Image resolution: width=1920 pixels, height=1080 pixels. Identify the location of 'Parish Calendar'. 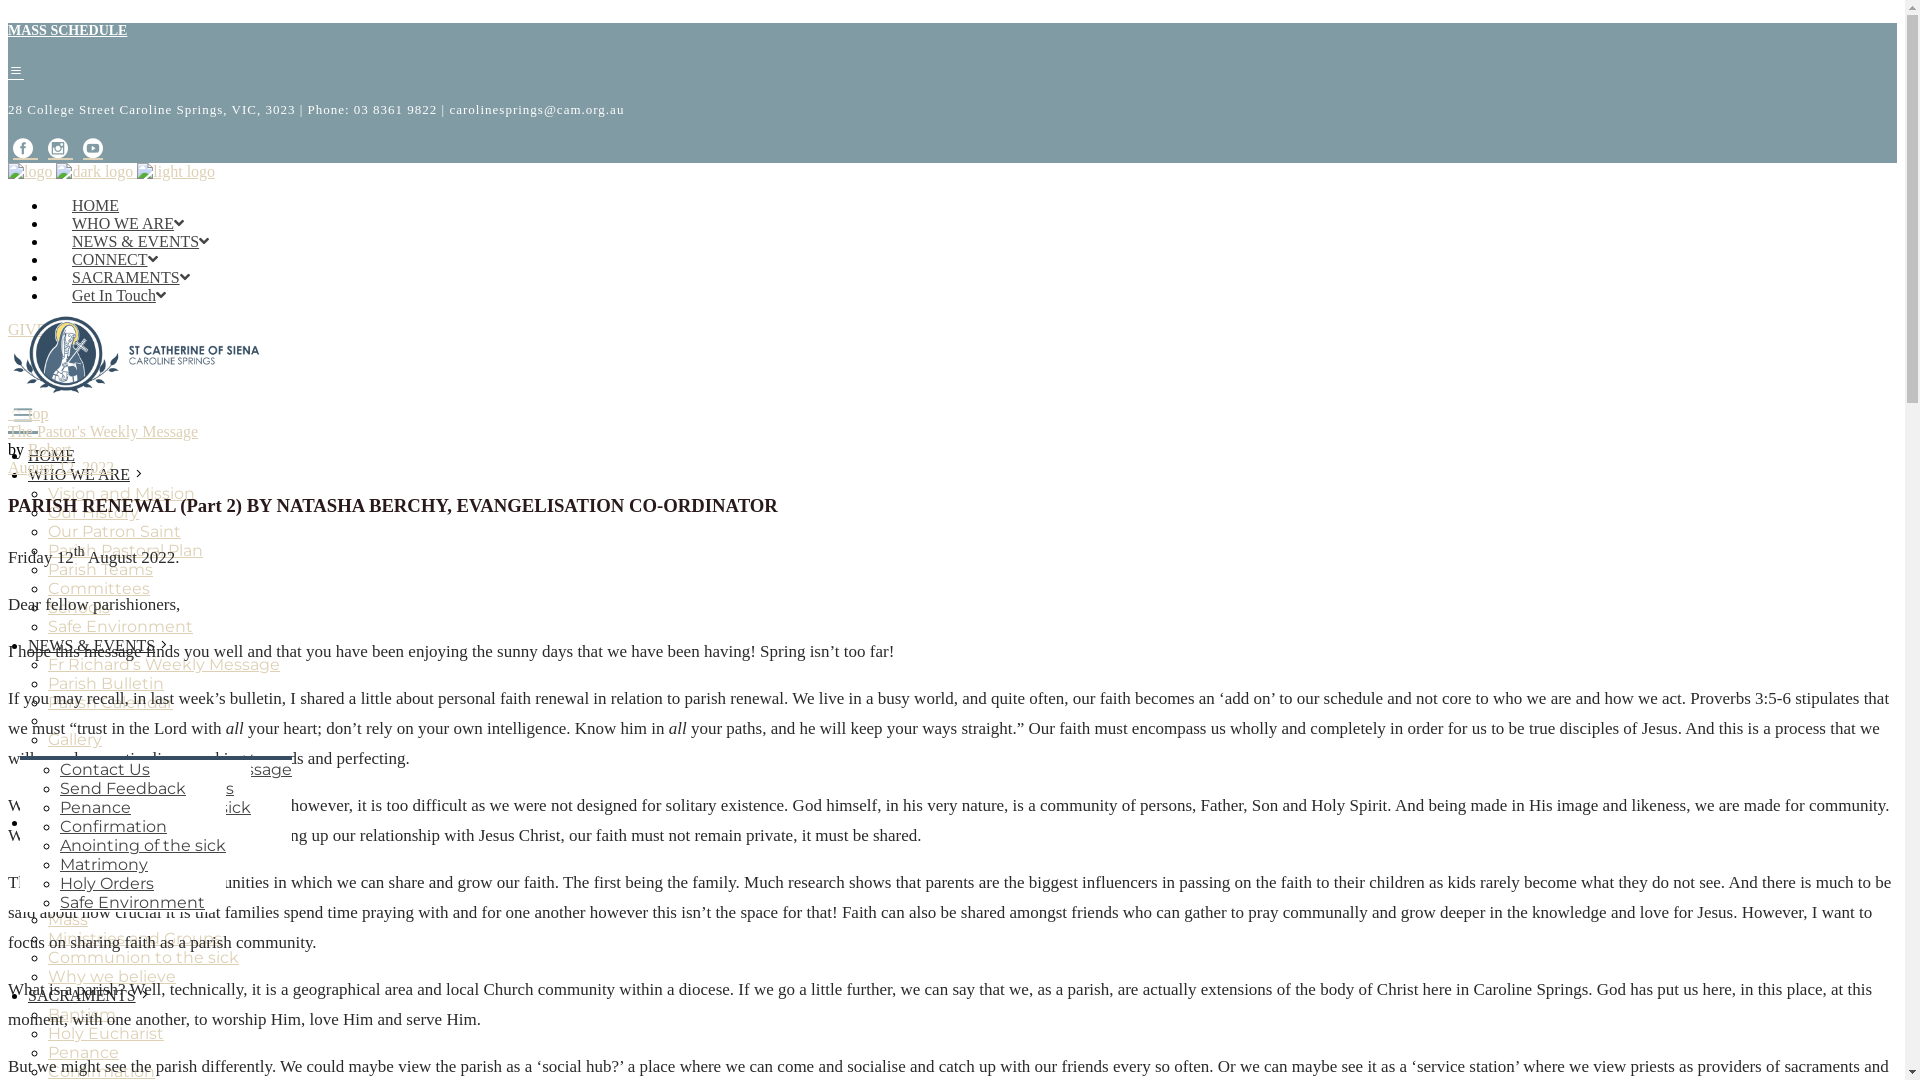
(48, 701).